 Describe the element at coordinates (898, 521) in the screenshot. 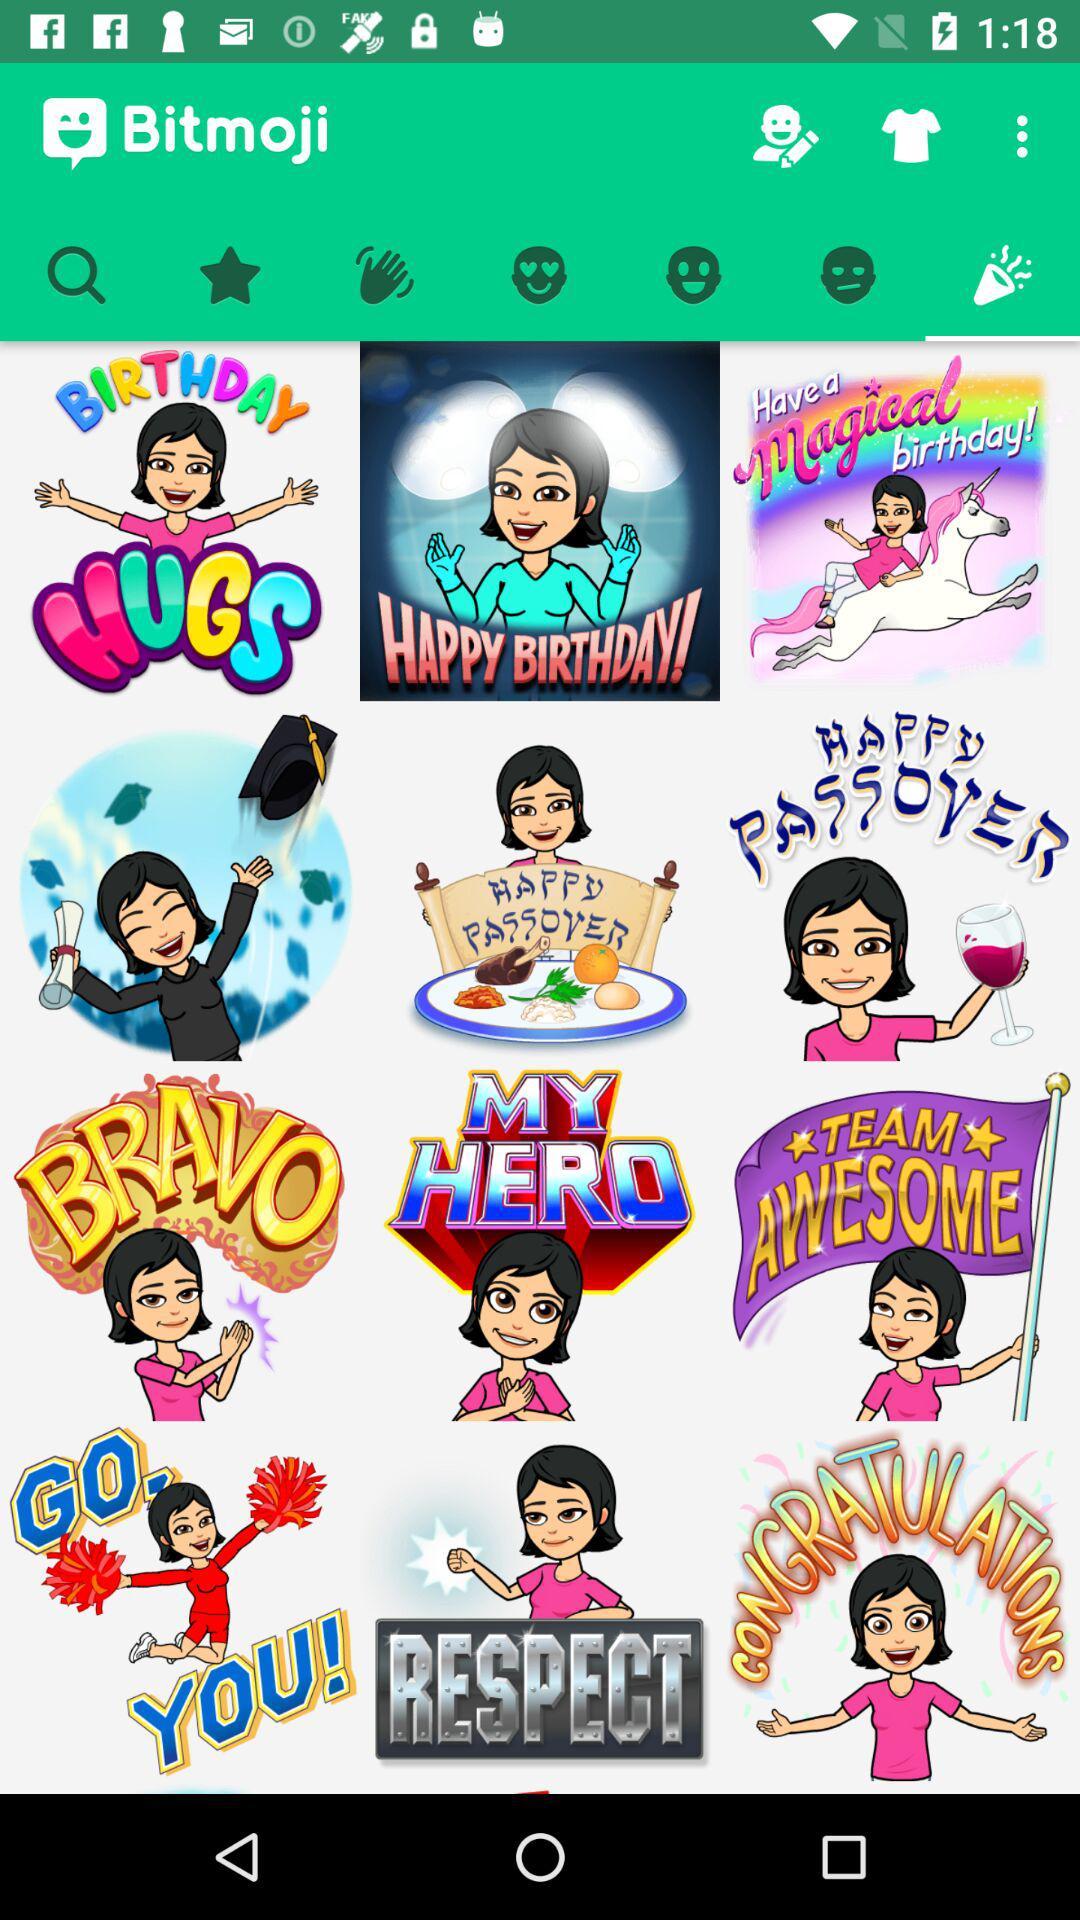

I see `magic birthday bitmoji` at that location.